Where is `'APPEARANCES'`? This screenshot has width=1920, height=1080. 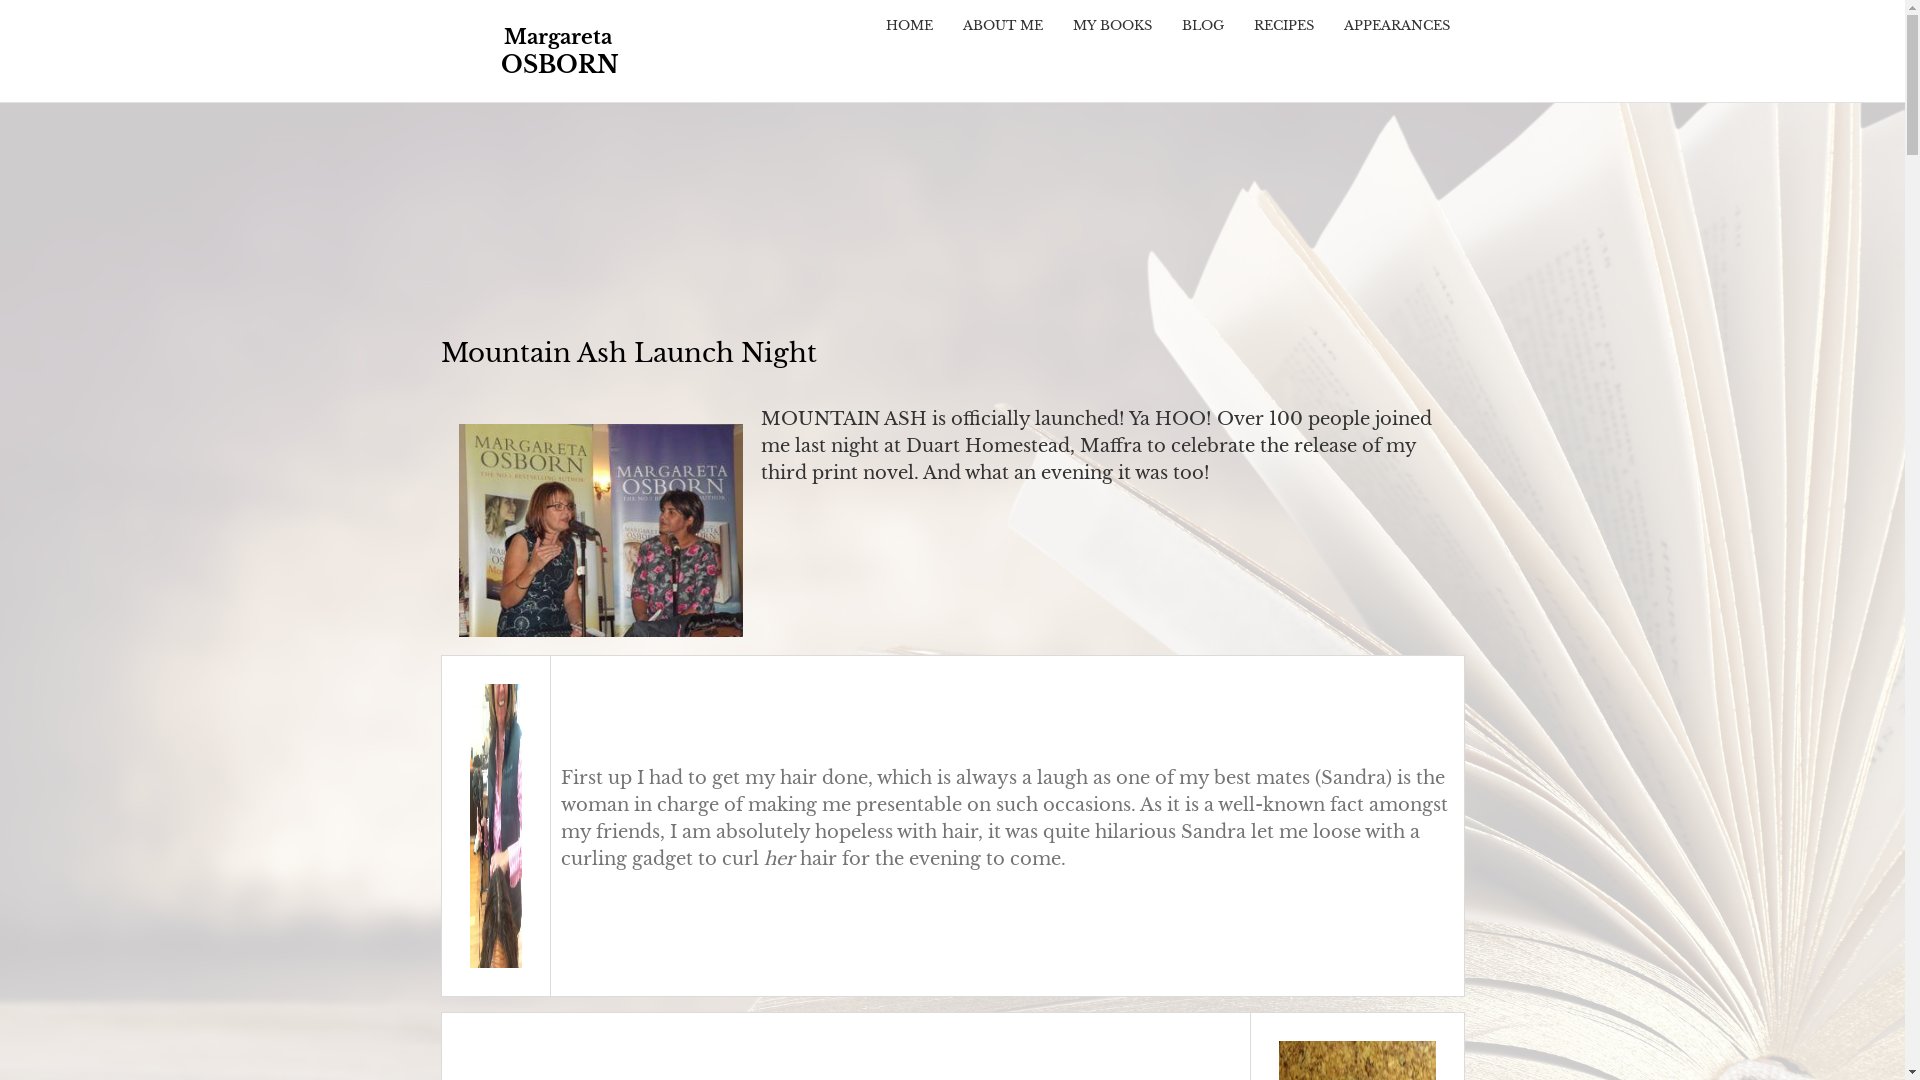
'APPEARANCES' is located at coordinates (1328, 25).